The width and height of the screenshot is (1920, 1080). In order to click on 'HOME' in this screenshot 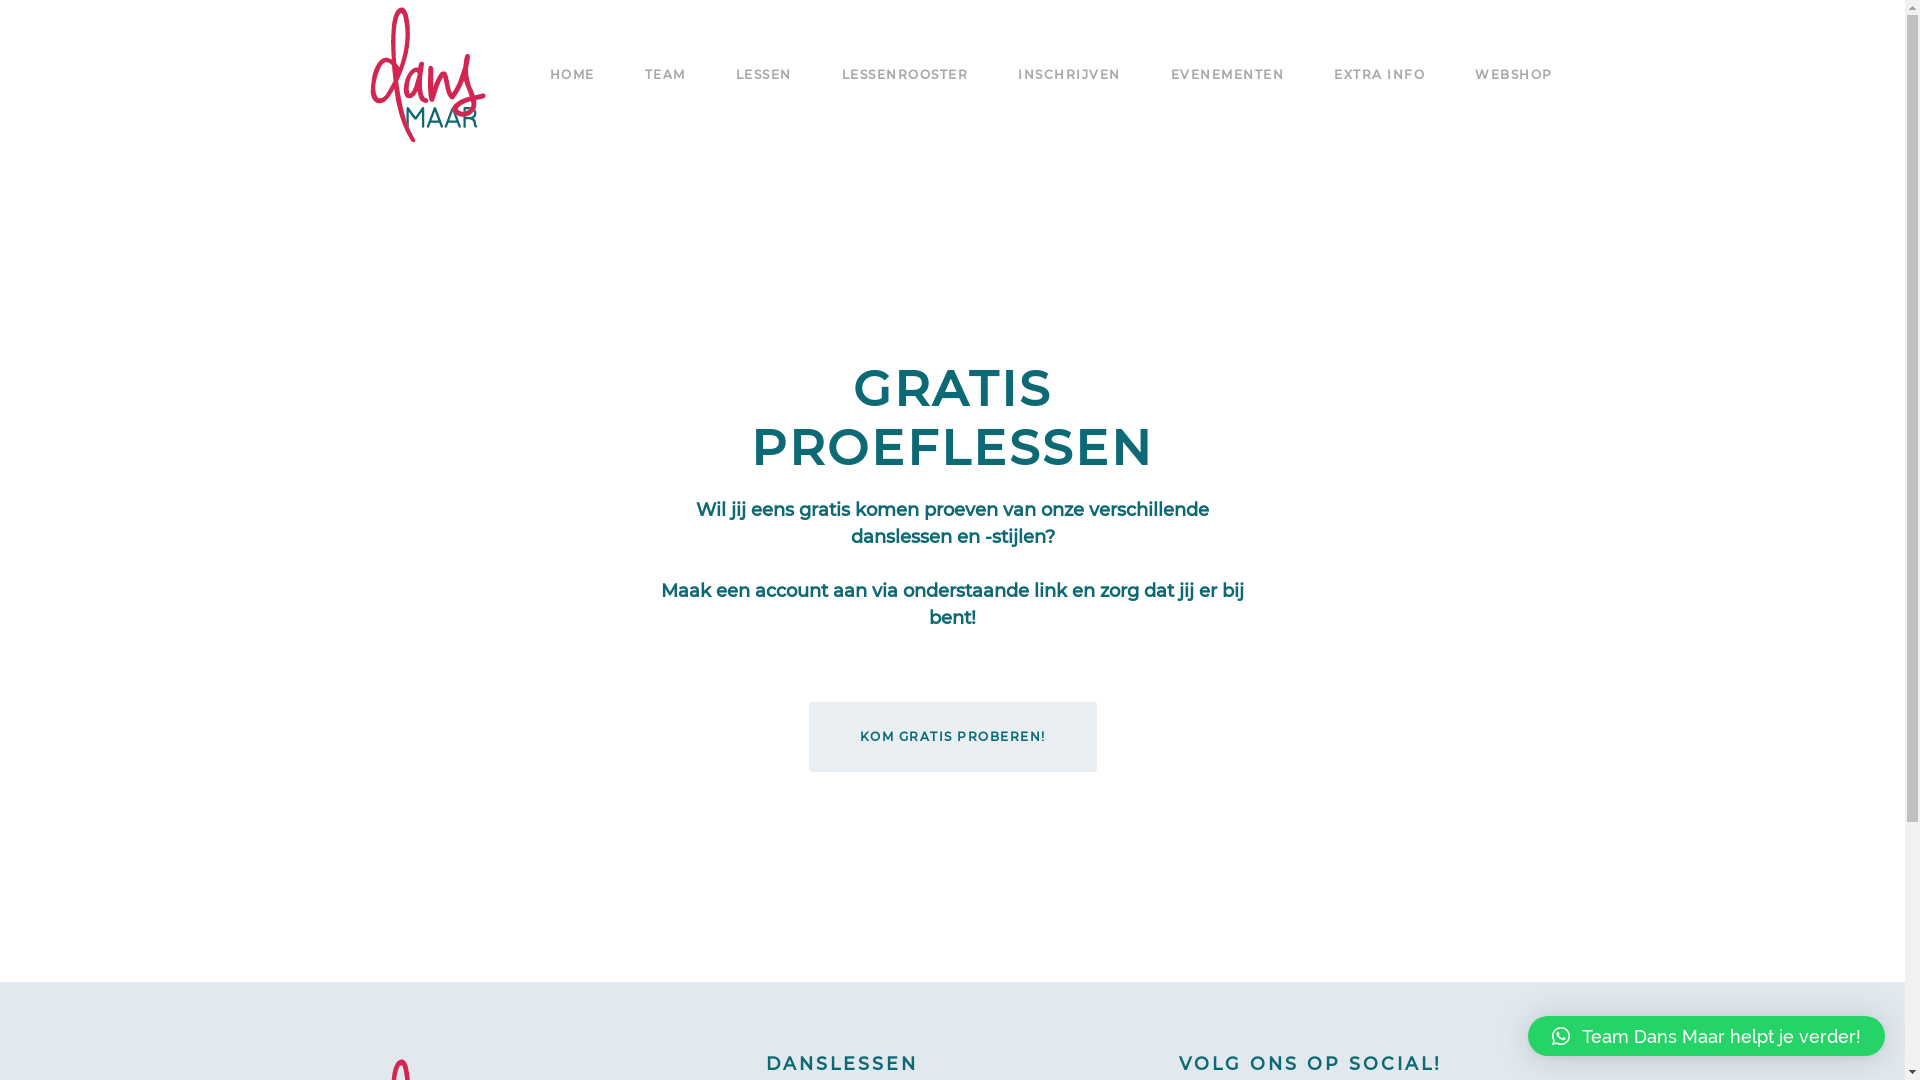, I will do `click(571, 73)`.